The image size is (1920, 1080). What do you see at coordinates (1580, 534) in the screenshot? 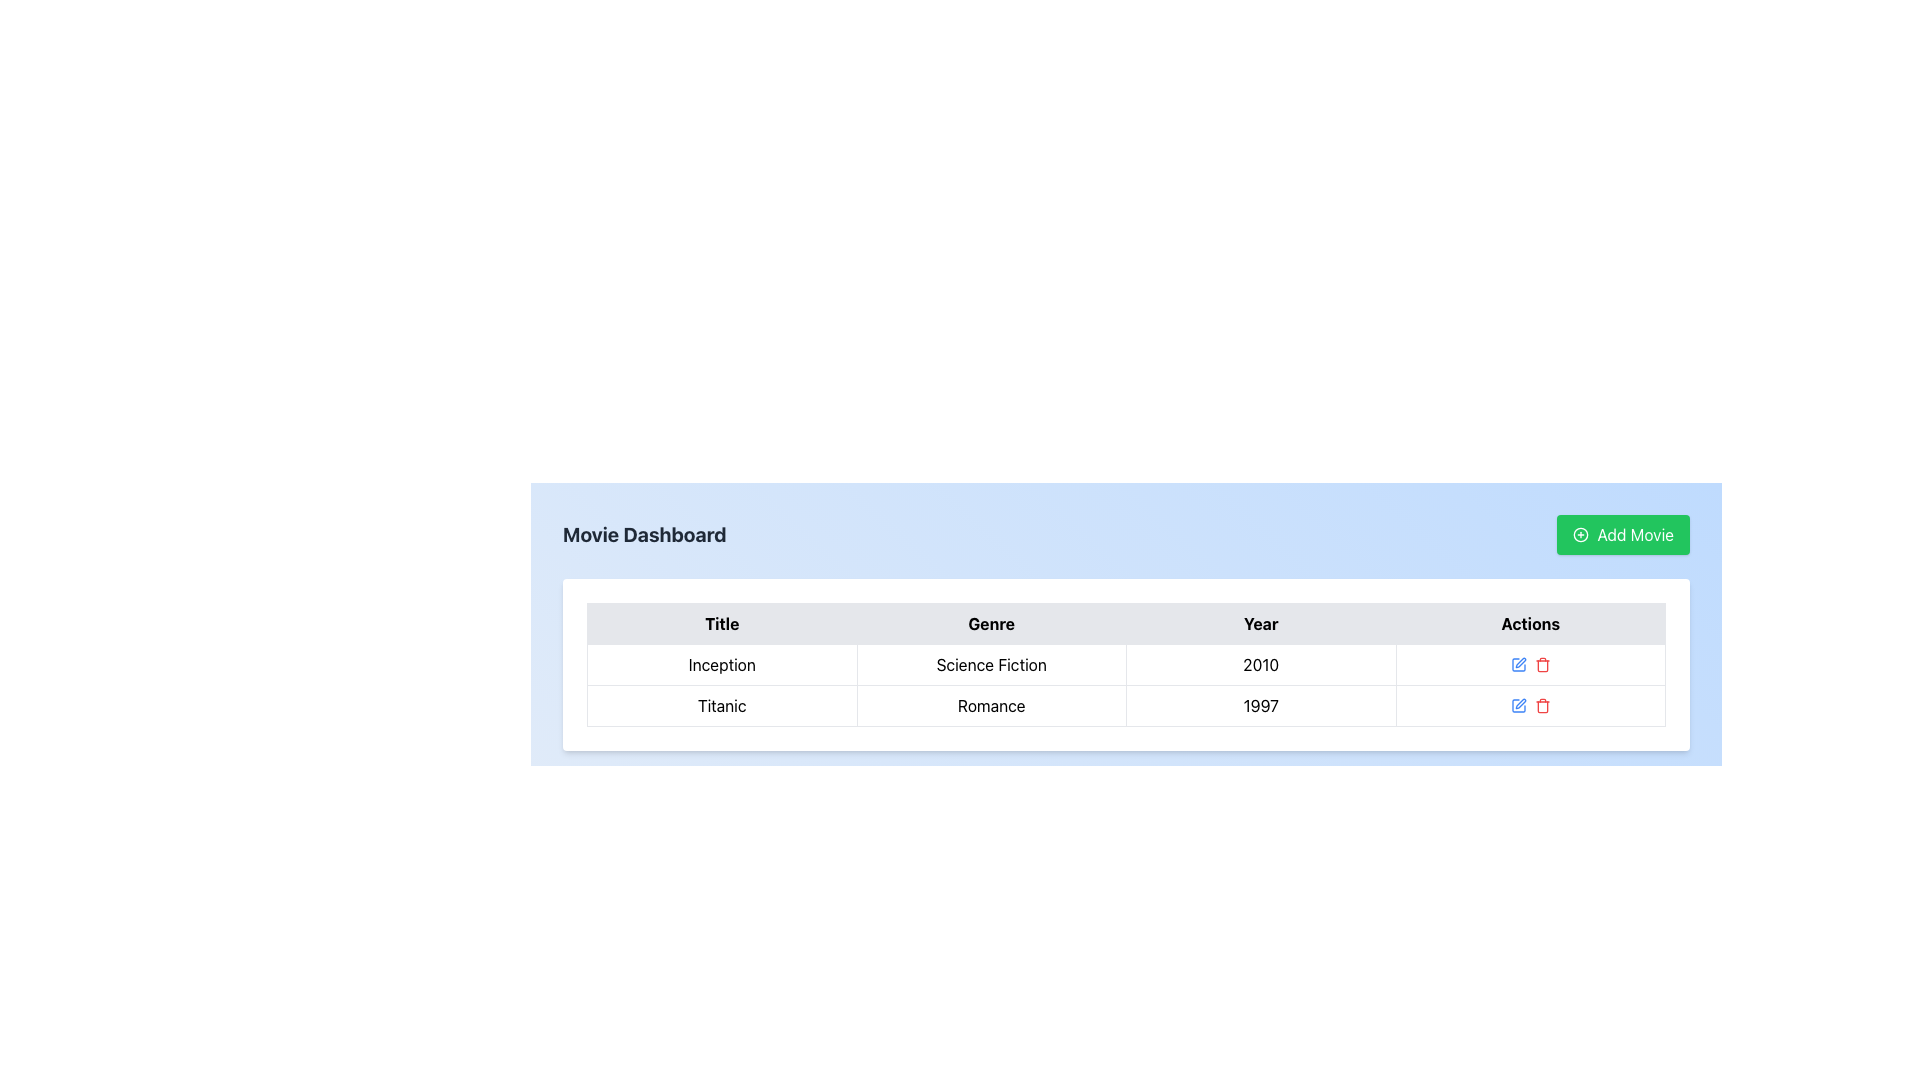
I see `the 'Add Movie' button represented by the circular graphical element in the top-right corner of the interface` at bounding box center [1580, 534].